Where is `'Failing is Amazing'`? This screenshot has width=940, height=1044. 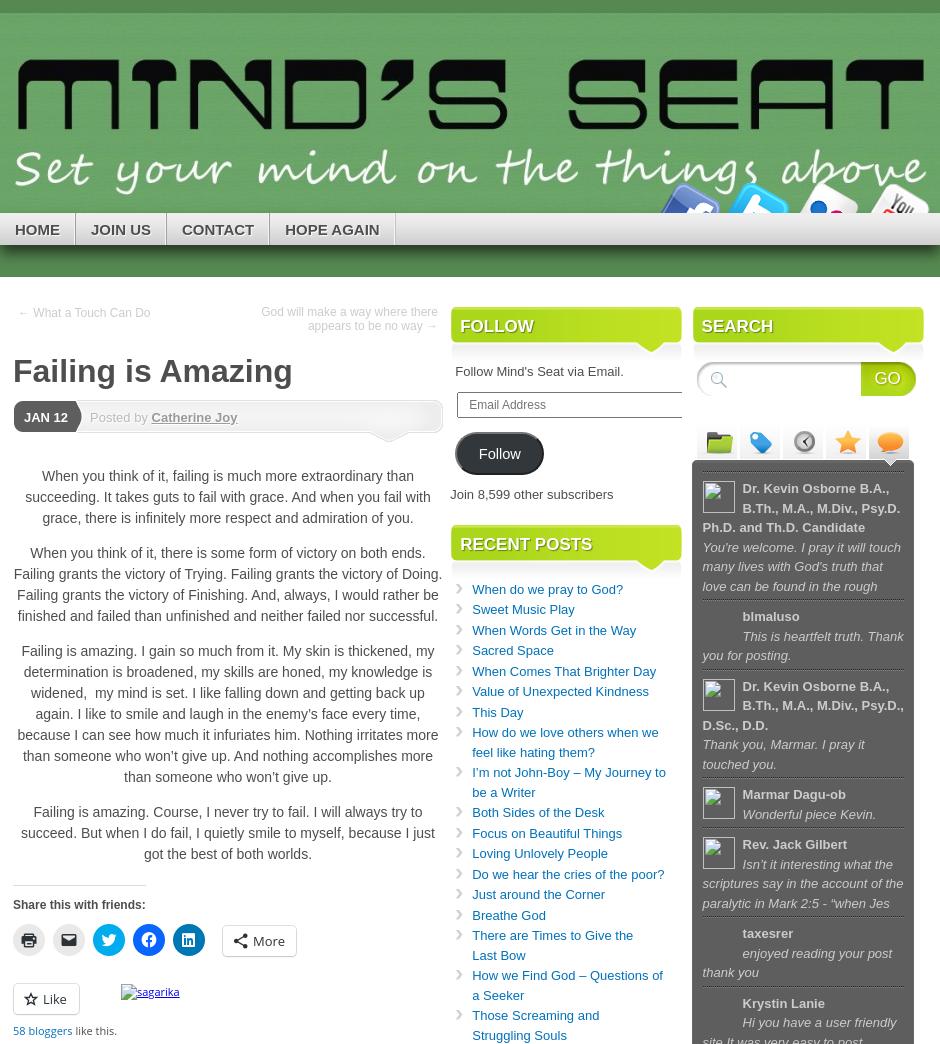 'Failing is Amazing' is located at coordinates (151, 371).